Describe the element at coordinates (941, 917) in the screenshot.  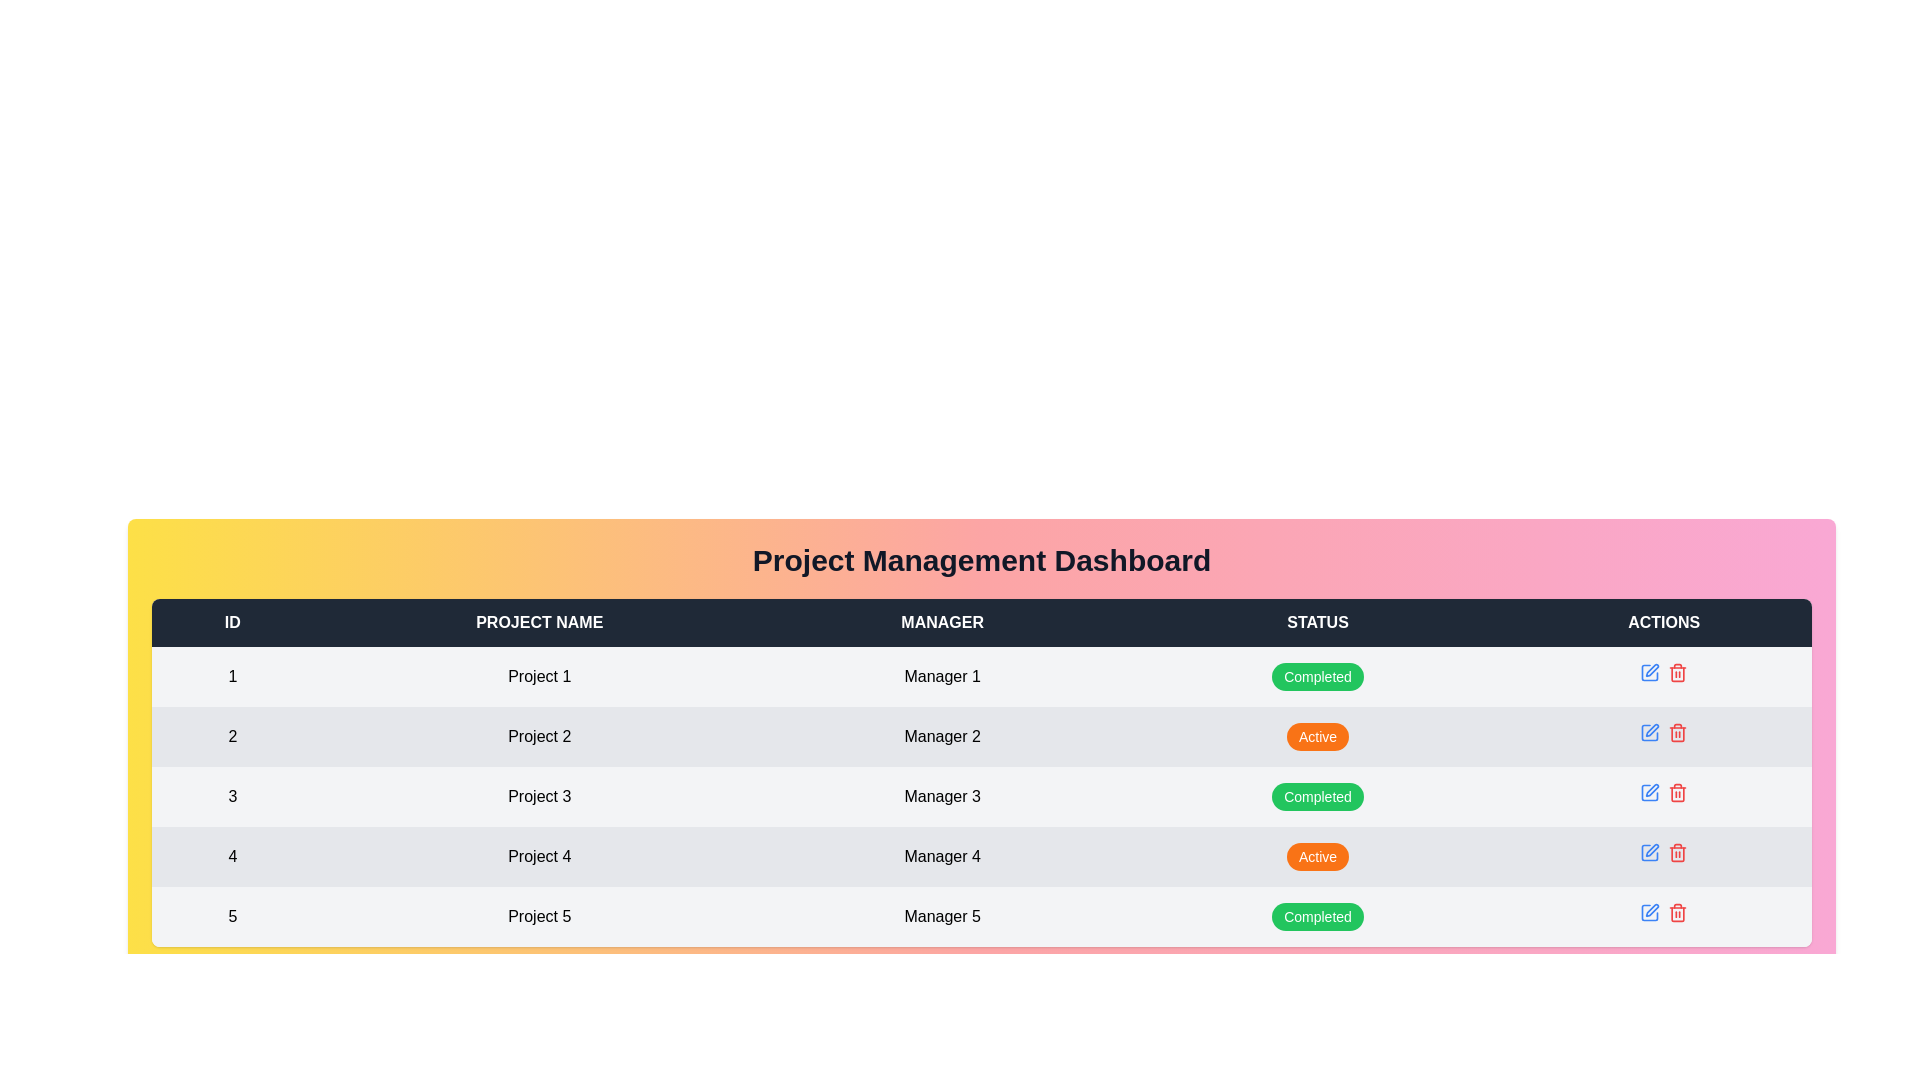
I see `text from the Text Label in the fifth row of the table under the 'MANAGER' column, which provides information about the manager associated with the fifth project entry` at that location.